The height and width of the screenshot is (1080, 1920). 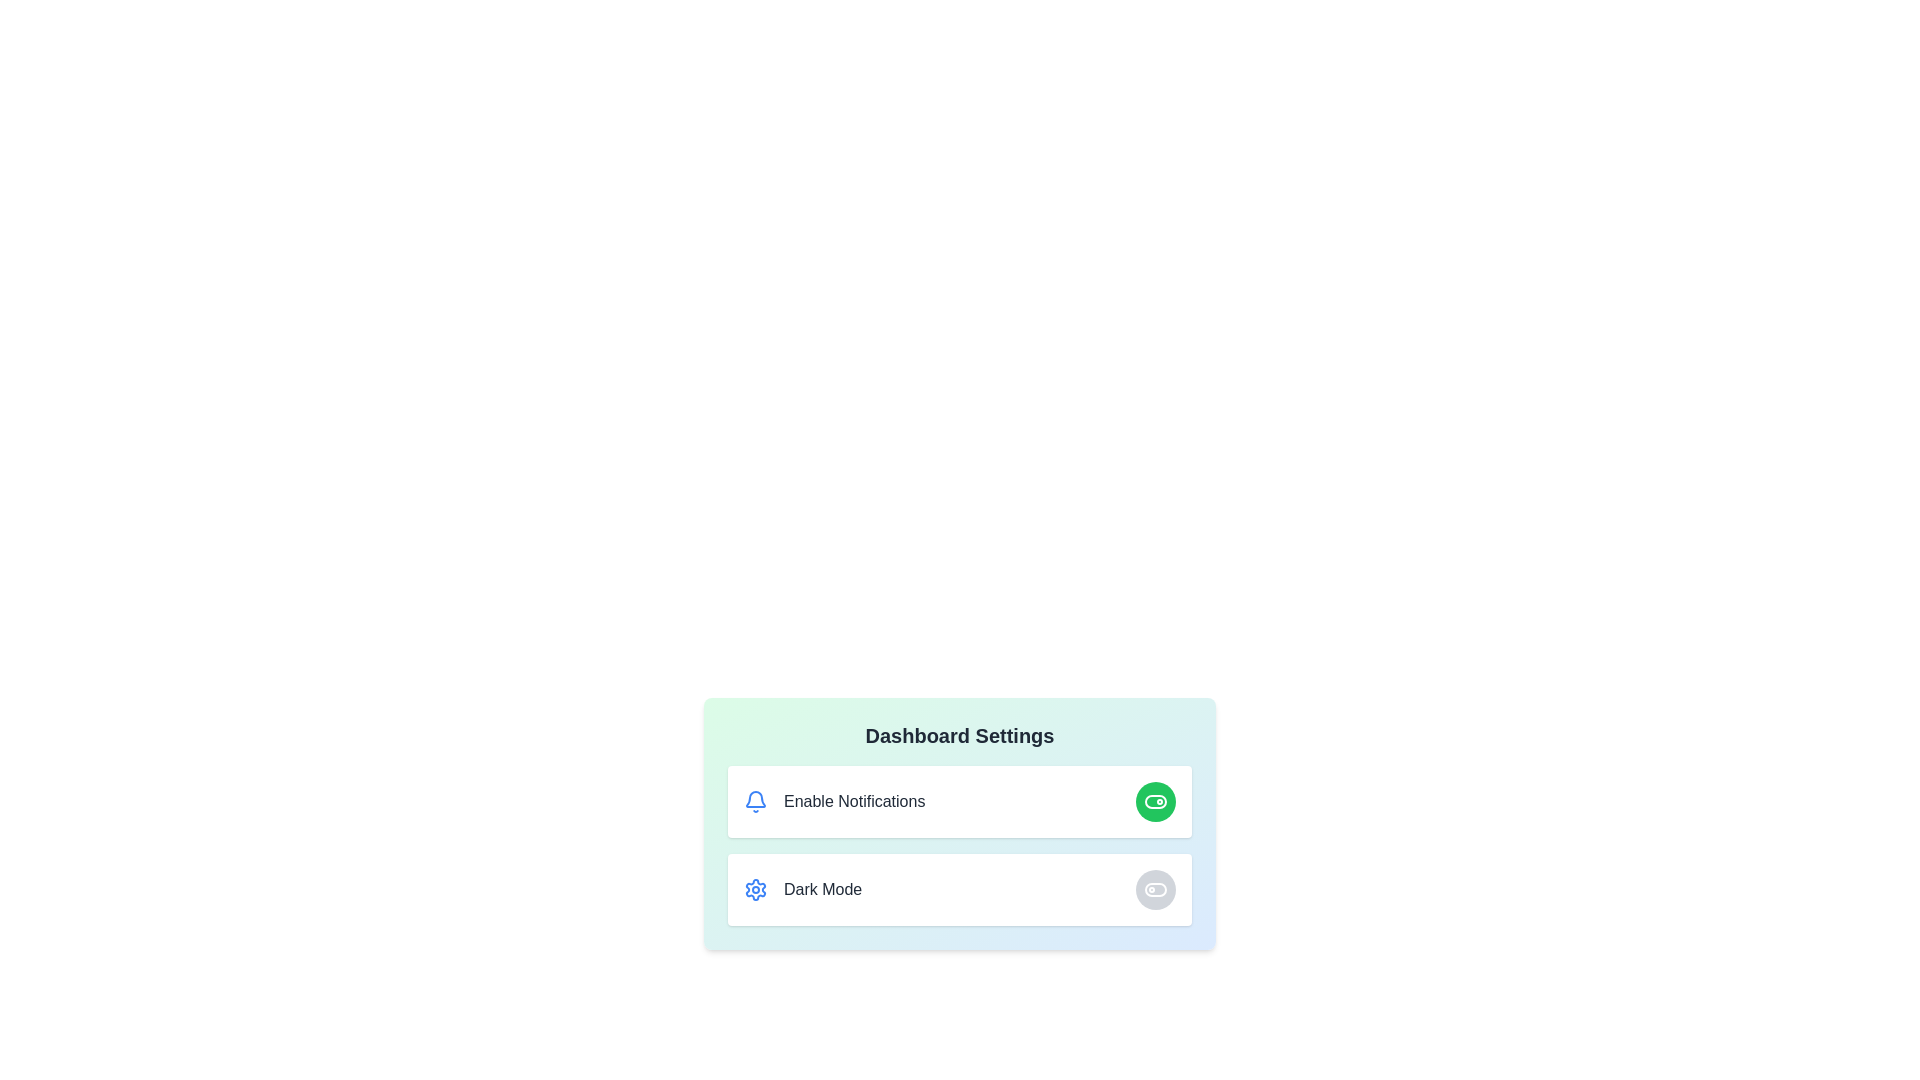 What do you see at coordinates (1156, 801) in the screenshot?
I see `the toggle switch icon located within the green circular button on the rightmost side of the 'Enable Notifications' row in the 'Dashboard Settings' section` at bounding box center [1156, 801].